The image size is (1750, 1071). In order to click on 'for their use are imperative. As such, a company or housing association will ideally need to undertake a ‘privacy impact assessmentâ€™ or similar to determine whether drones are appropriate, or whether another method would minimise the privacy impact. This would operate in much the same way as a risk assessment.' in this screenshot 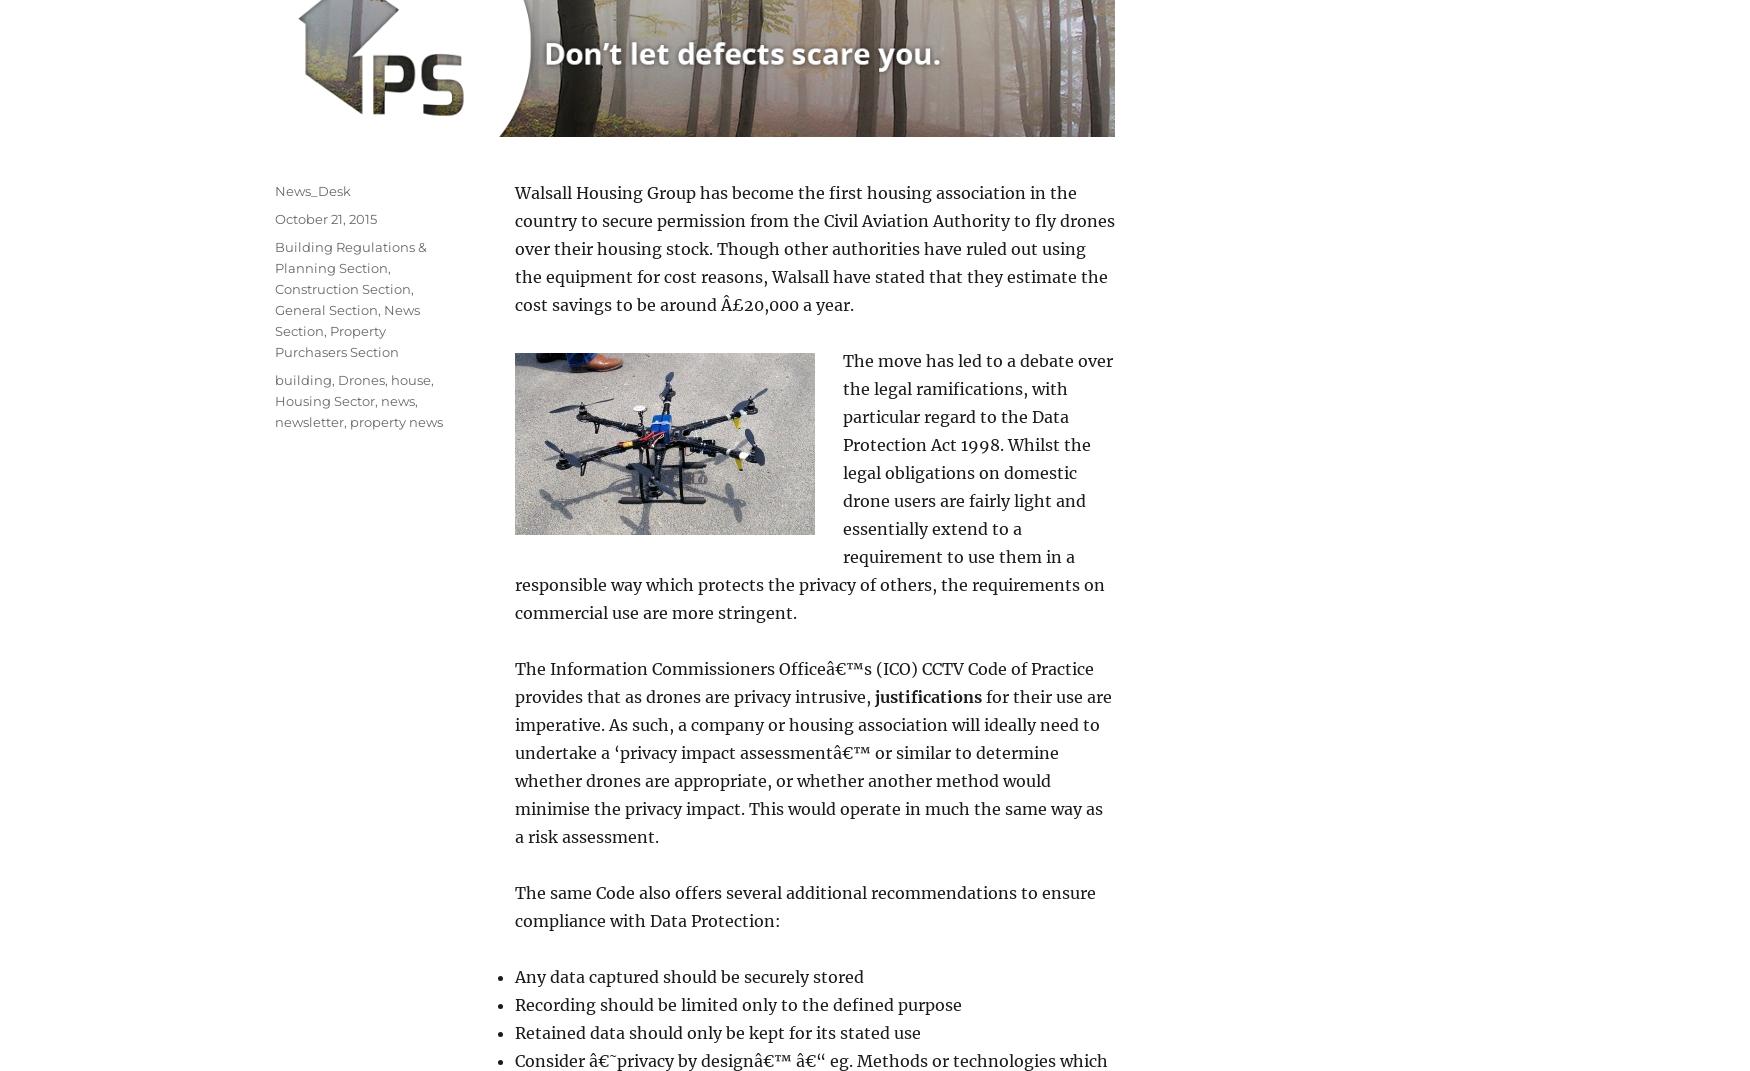, I will do `click(812, 765)`.